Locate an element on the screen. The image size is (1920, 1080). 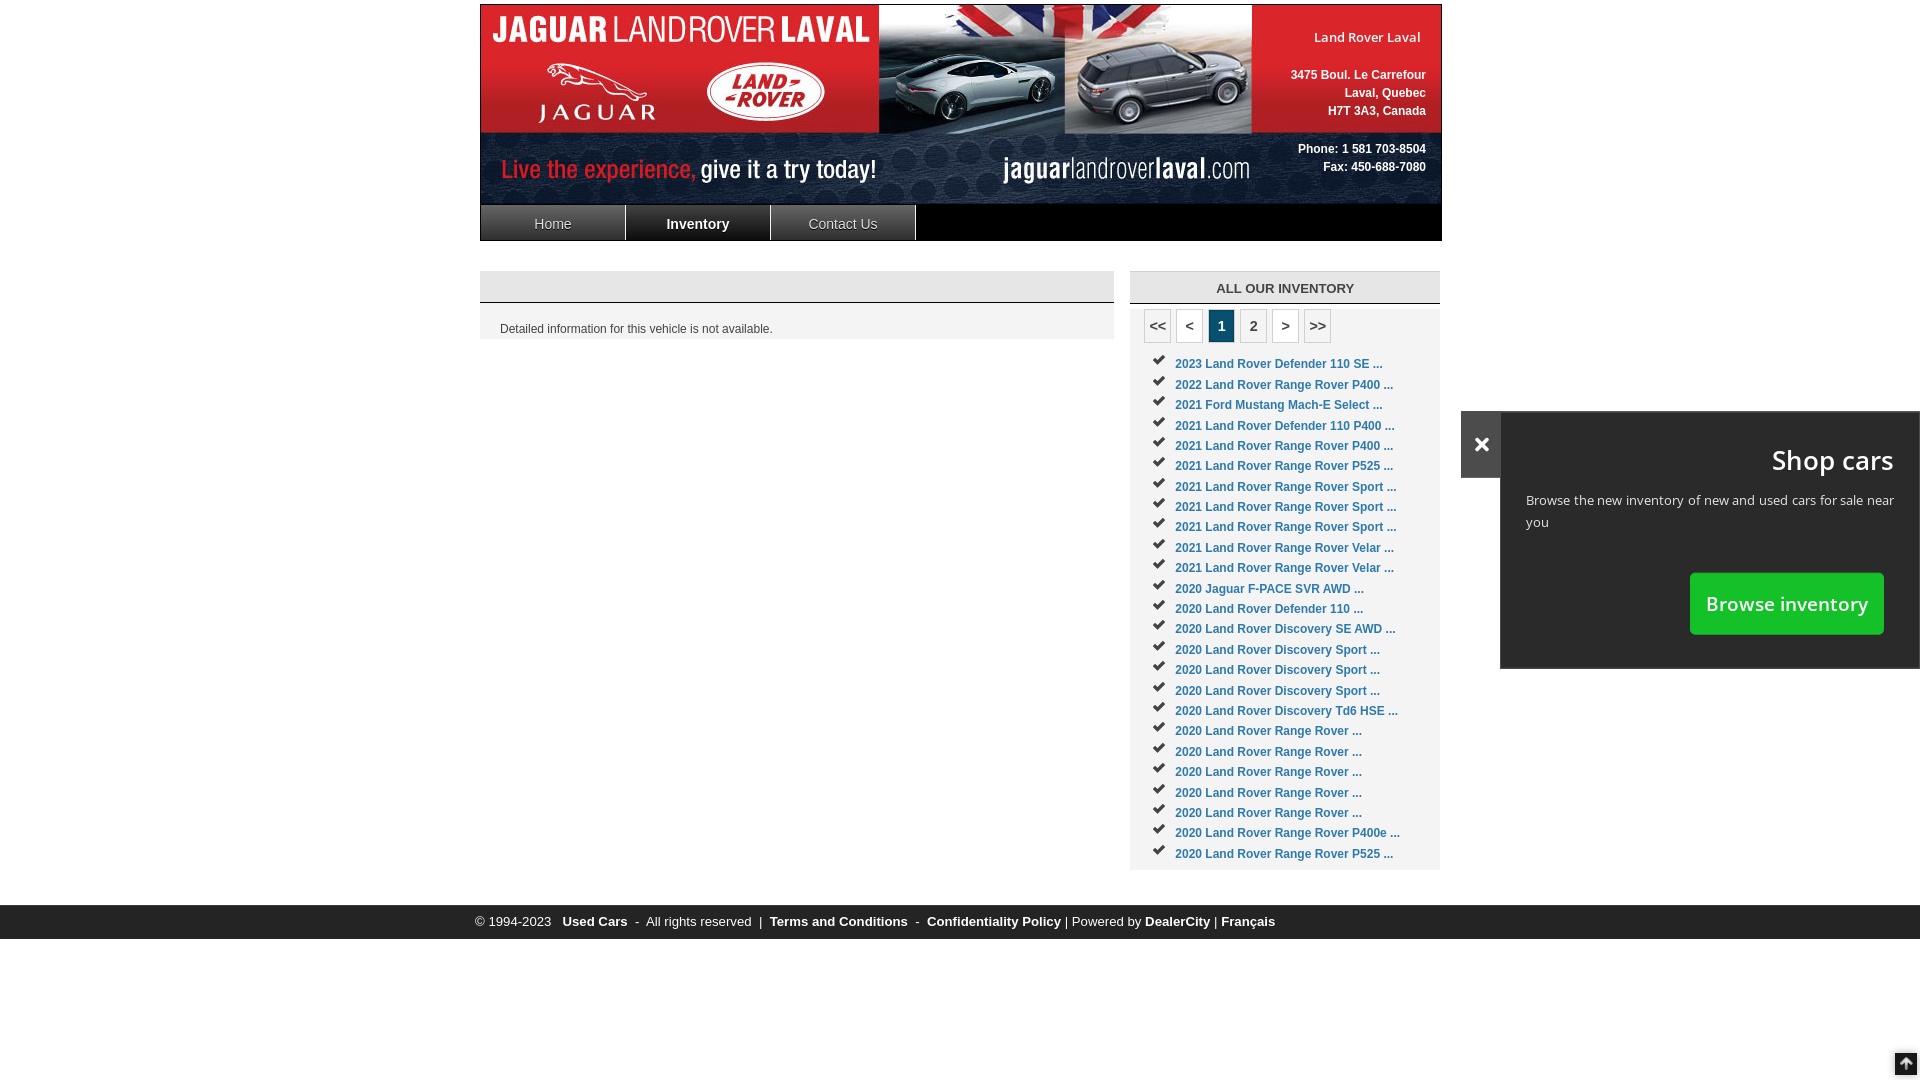
'2020 Land Rover Discovery Sport ...' is located at coordinates (1276, 650).